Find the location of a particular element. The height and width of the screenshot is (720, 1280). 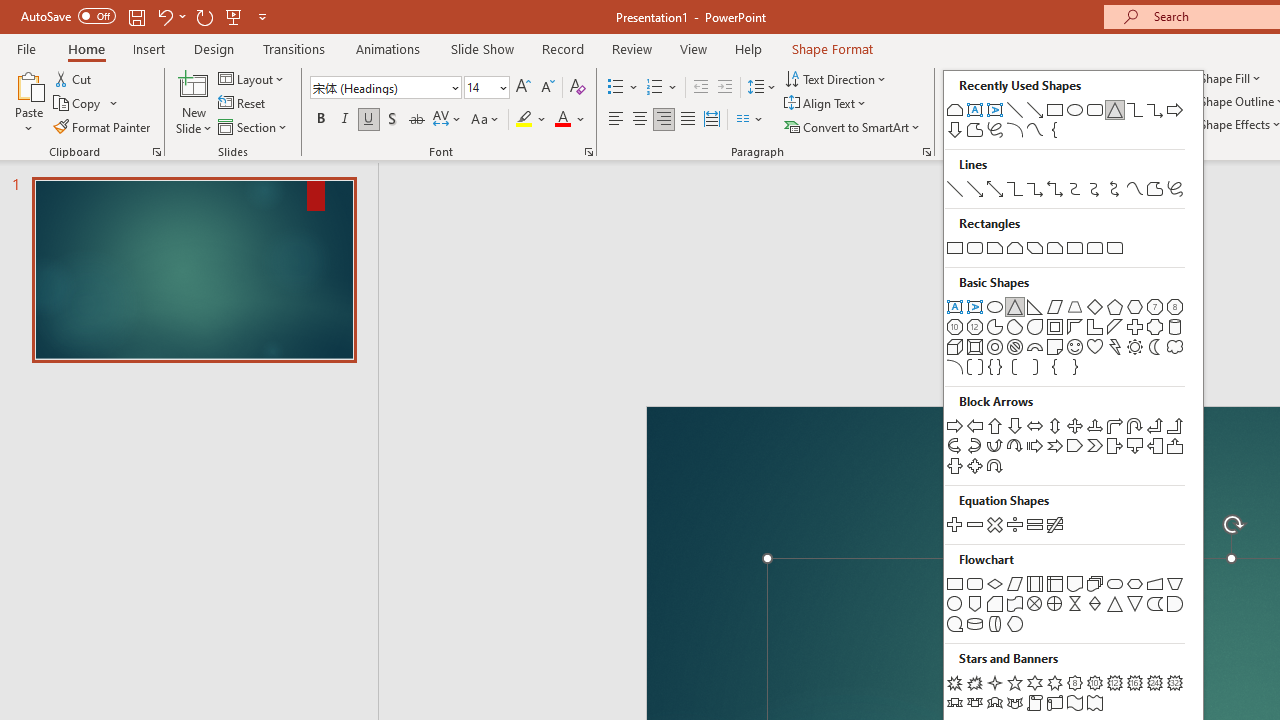

'Section' is located at coordinates (253, 127).